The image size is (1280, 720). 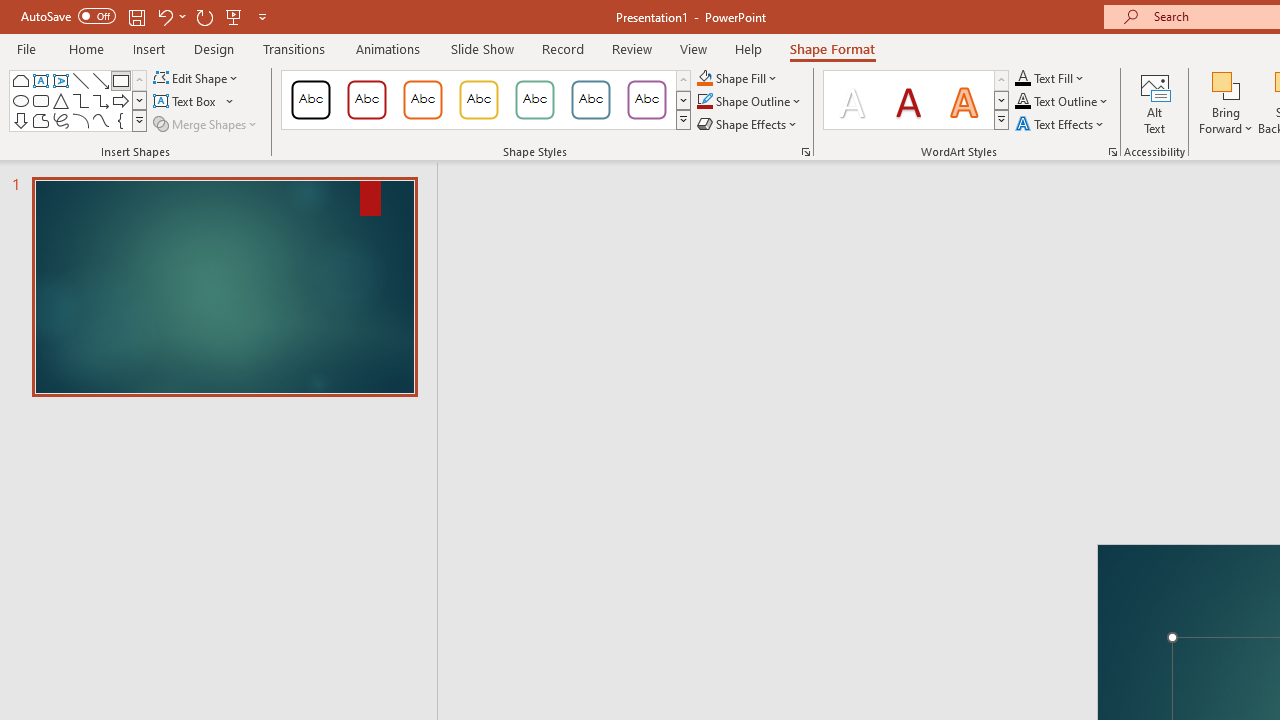 I want to click on 'Bring Forward', so click(x=1225, y=84).